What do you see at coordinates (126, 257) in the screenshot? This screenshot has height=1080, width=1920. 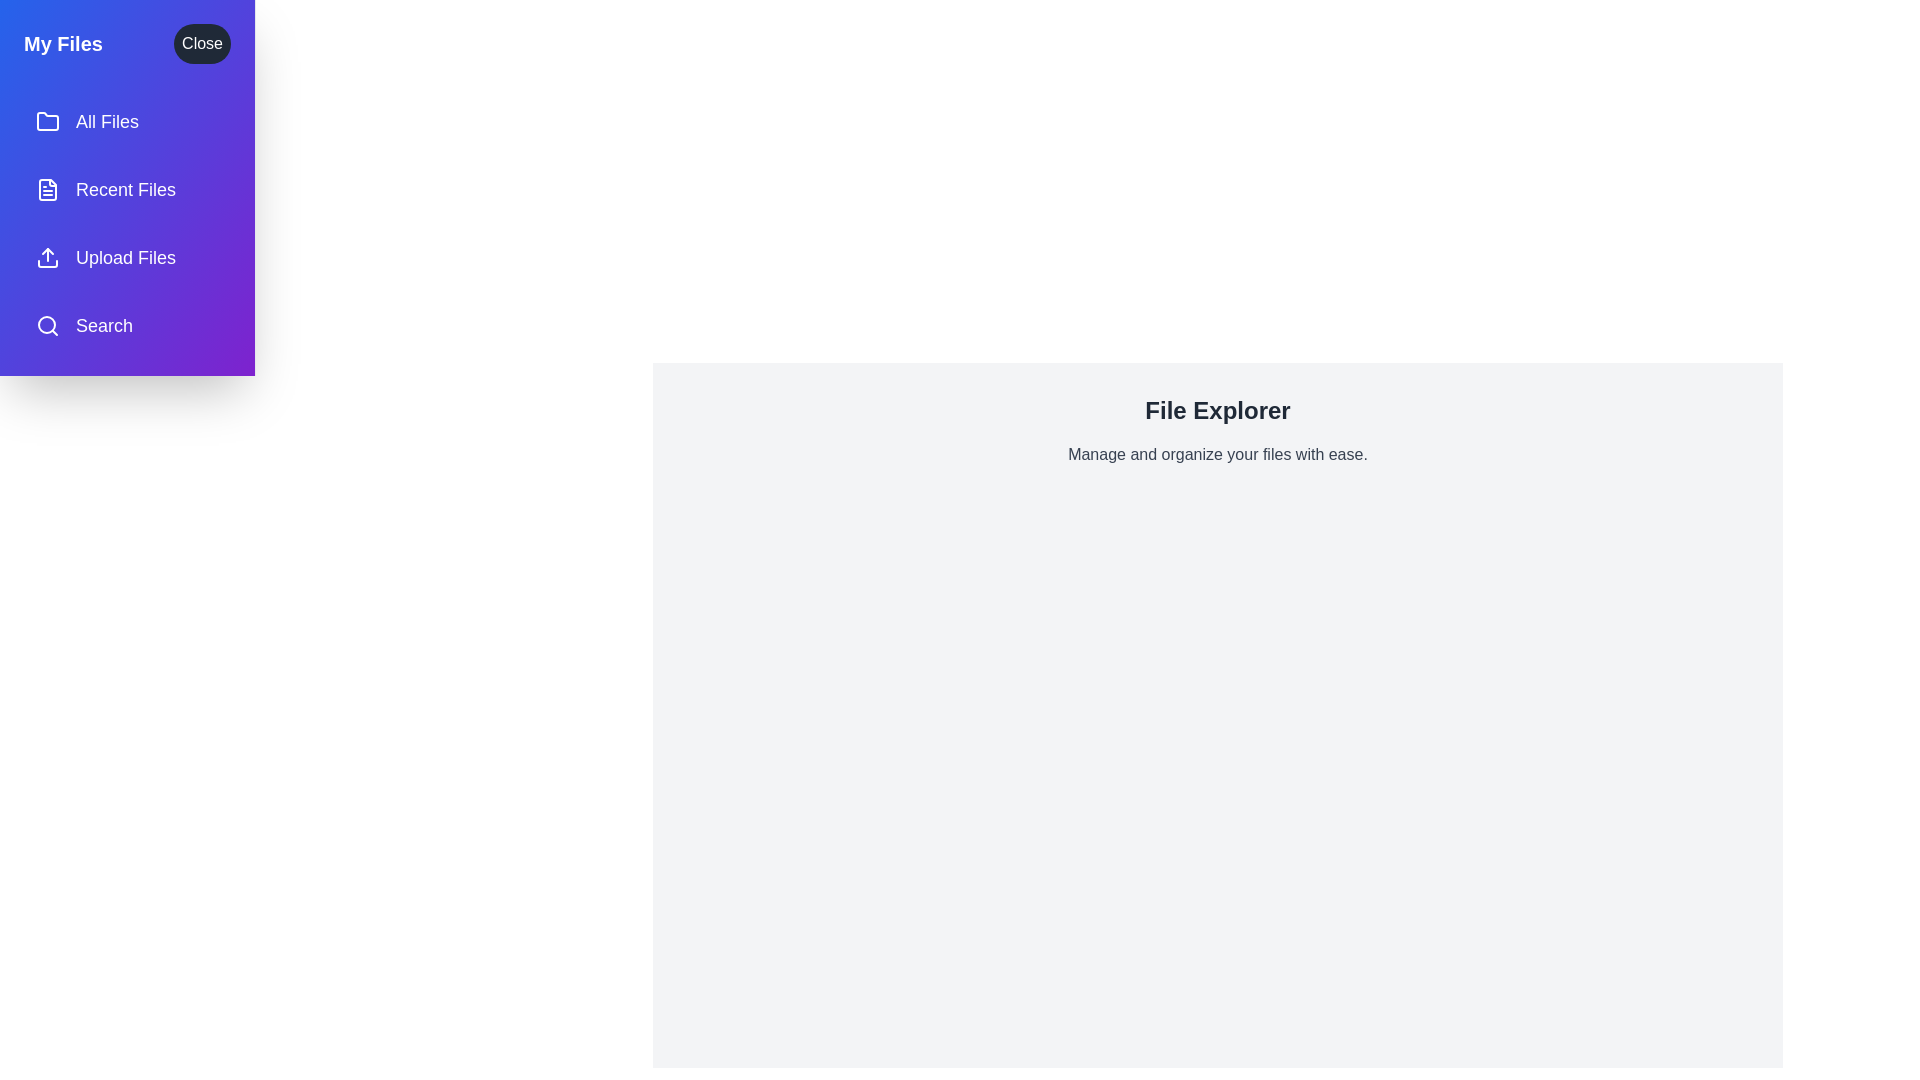 I see `the menu item Upload Files to observe the hover effect` at bounding box center [126, 257].